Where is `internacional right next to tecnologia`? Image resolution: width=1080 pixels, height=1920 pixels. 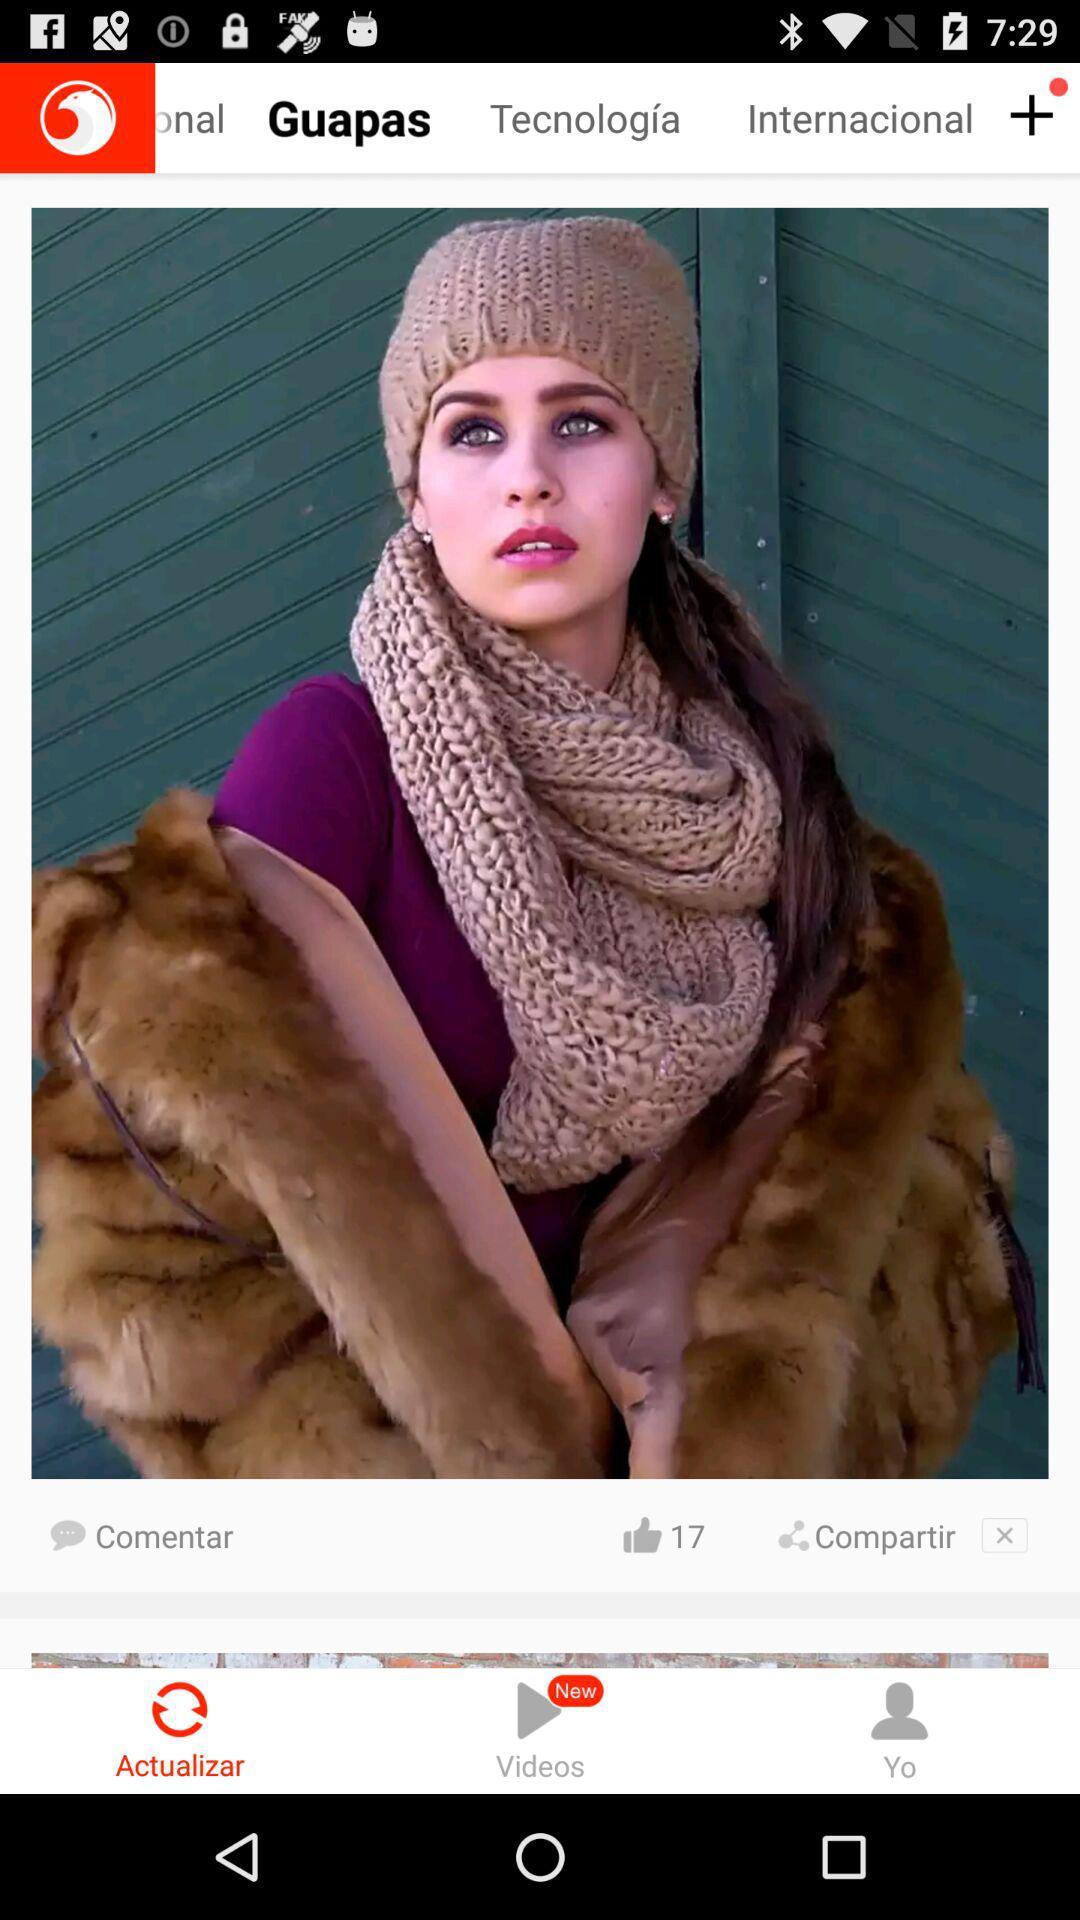
internacional right next to tecnologia is located at coordinates (863, 117).